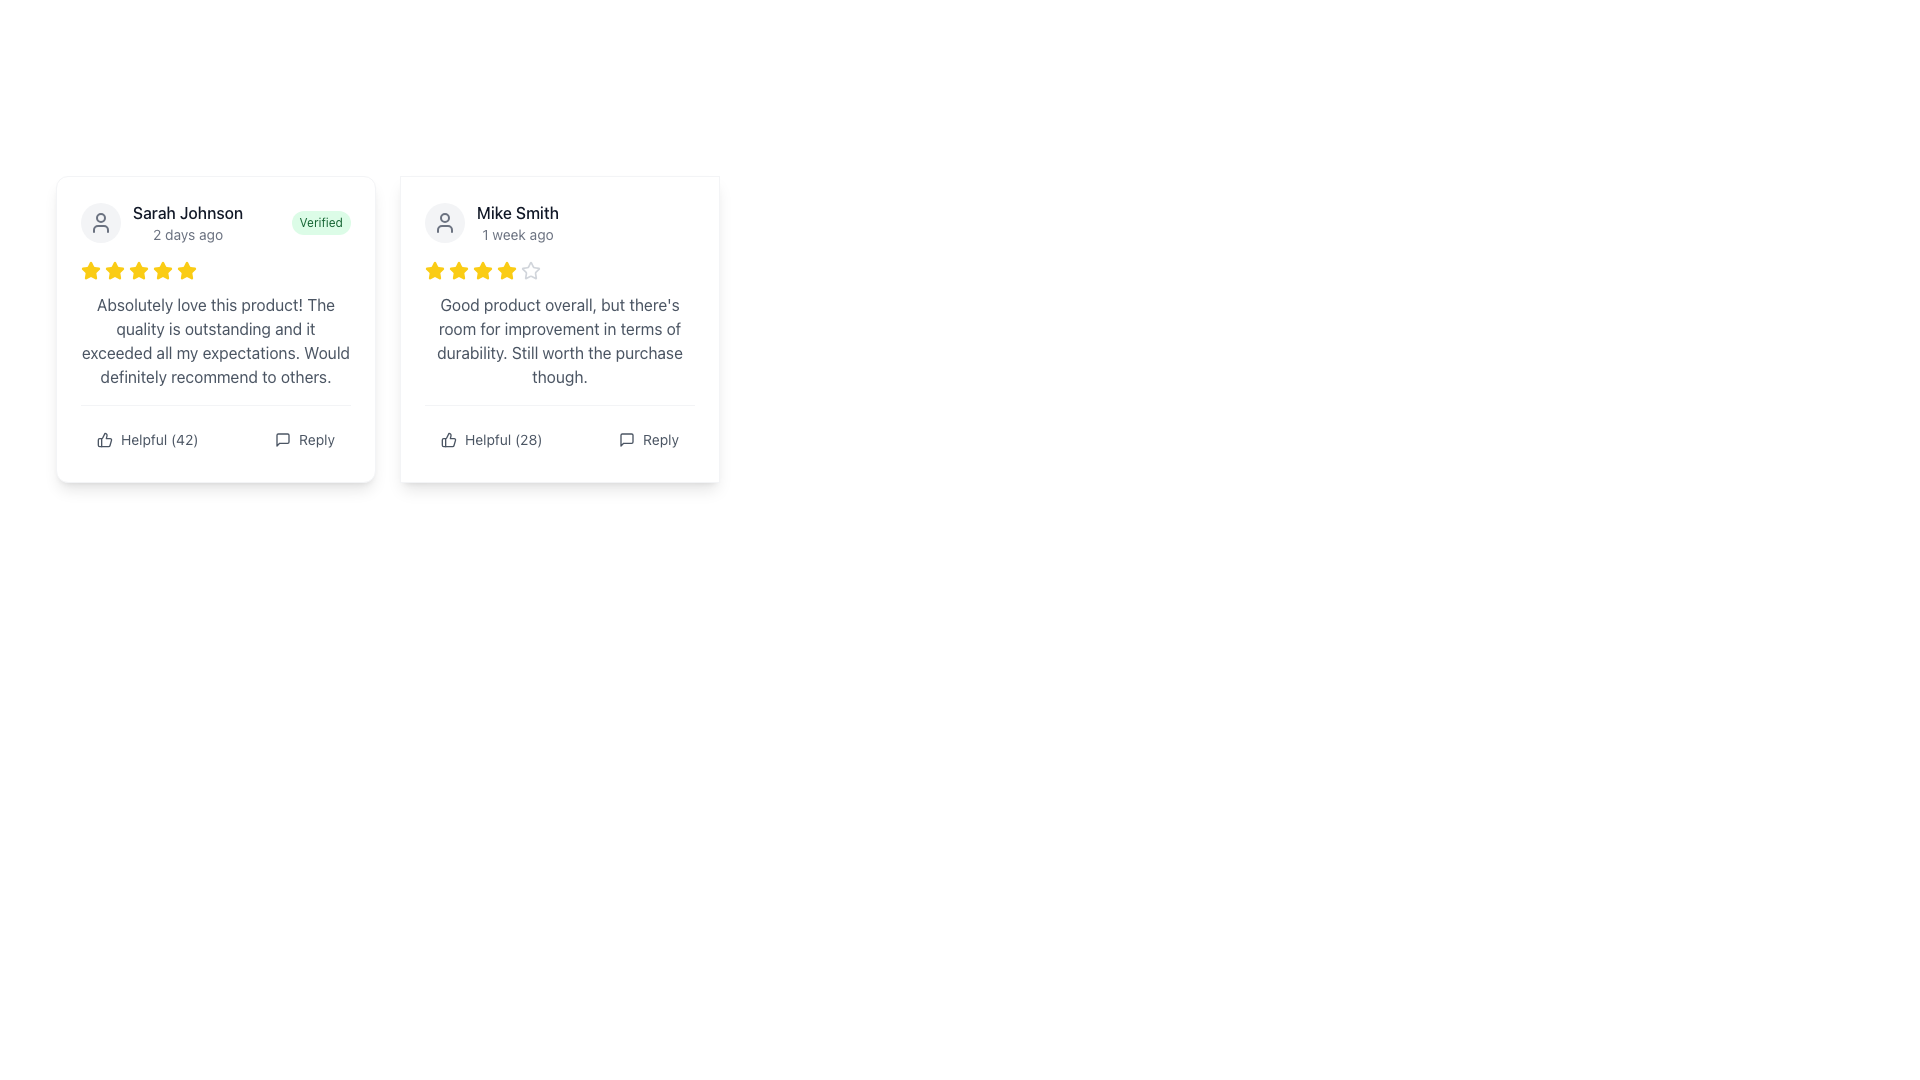  What do you see at coordinates (138, 270) in the screenshot?
I see `the second star in the five-star rating system located in the top left section of the user's review card` at bounding box center [138, 270].